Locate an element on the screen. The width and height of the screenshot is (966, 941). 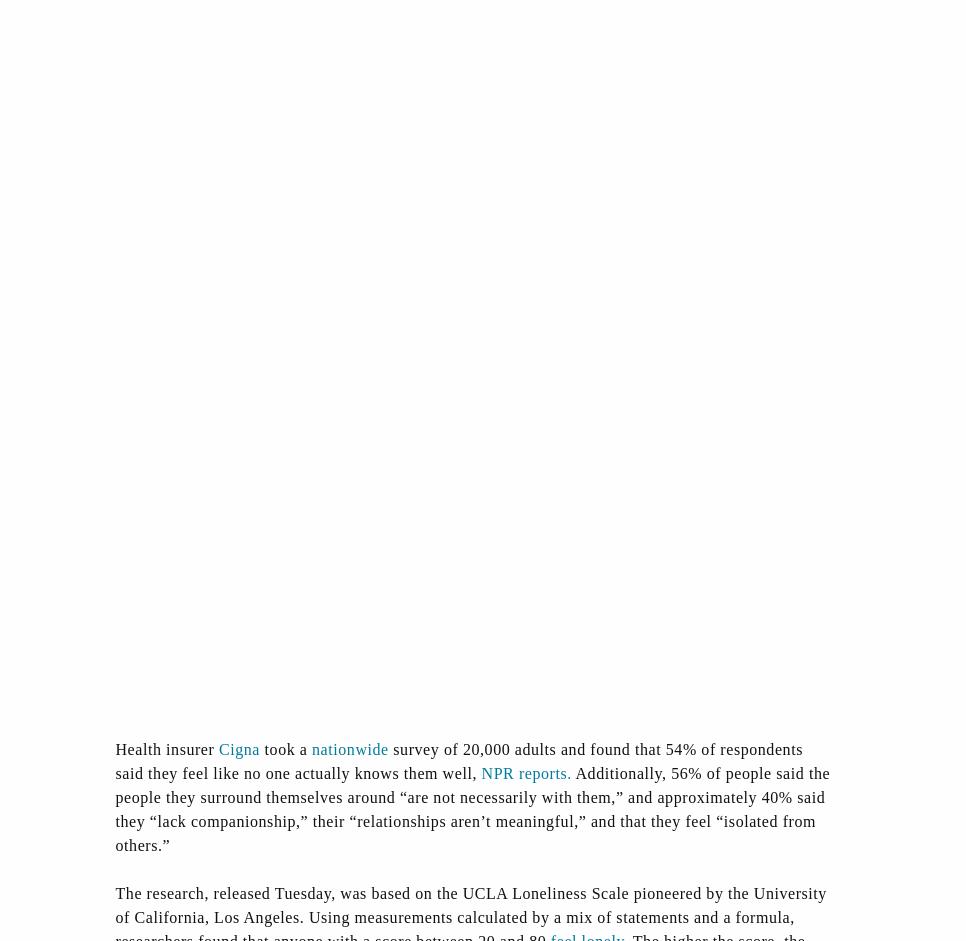
'A.I.' is located at coordinates (712, 778).